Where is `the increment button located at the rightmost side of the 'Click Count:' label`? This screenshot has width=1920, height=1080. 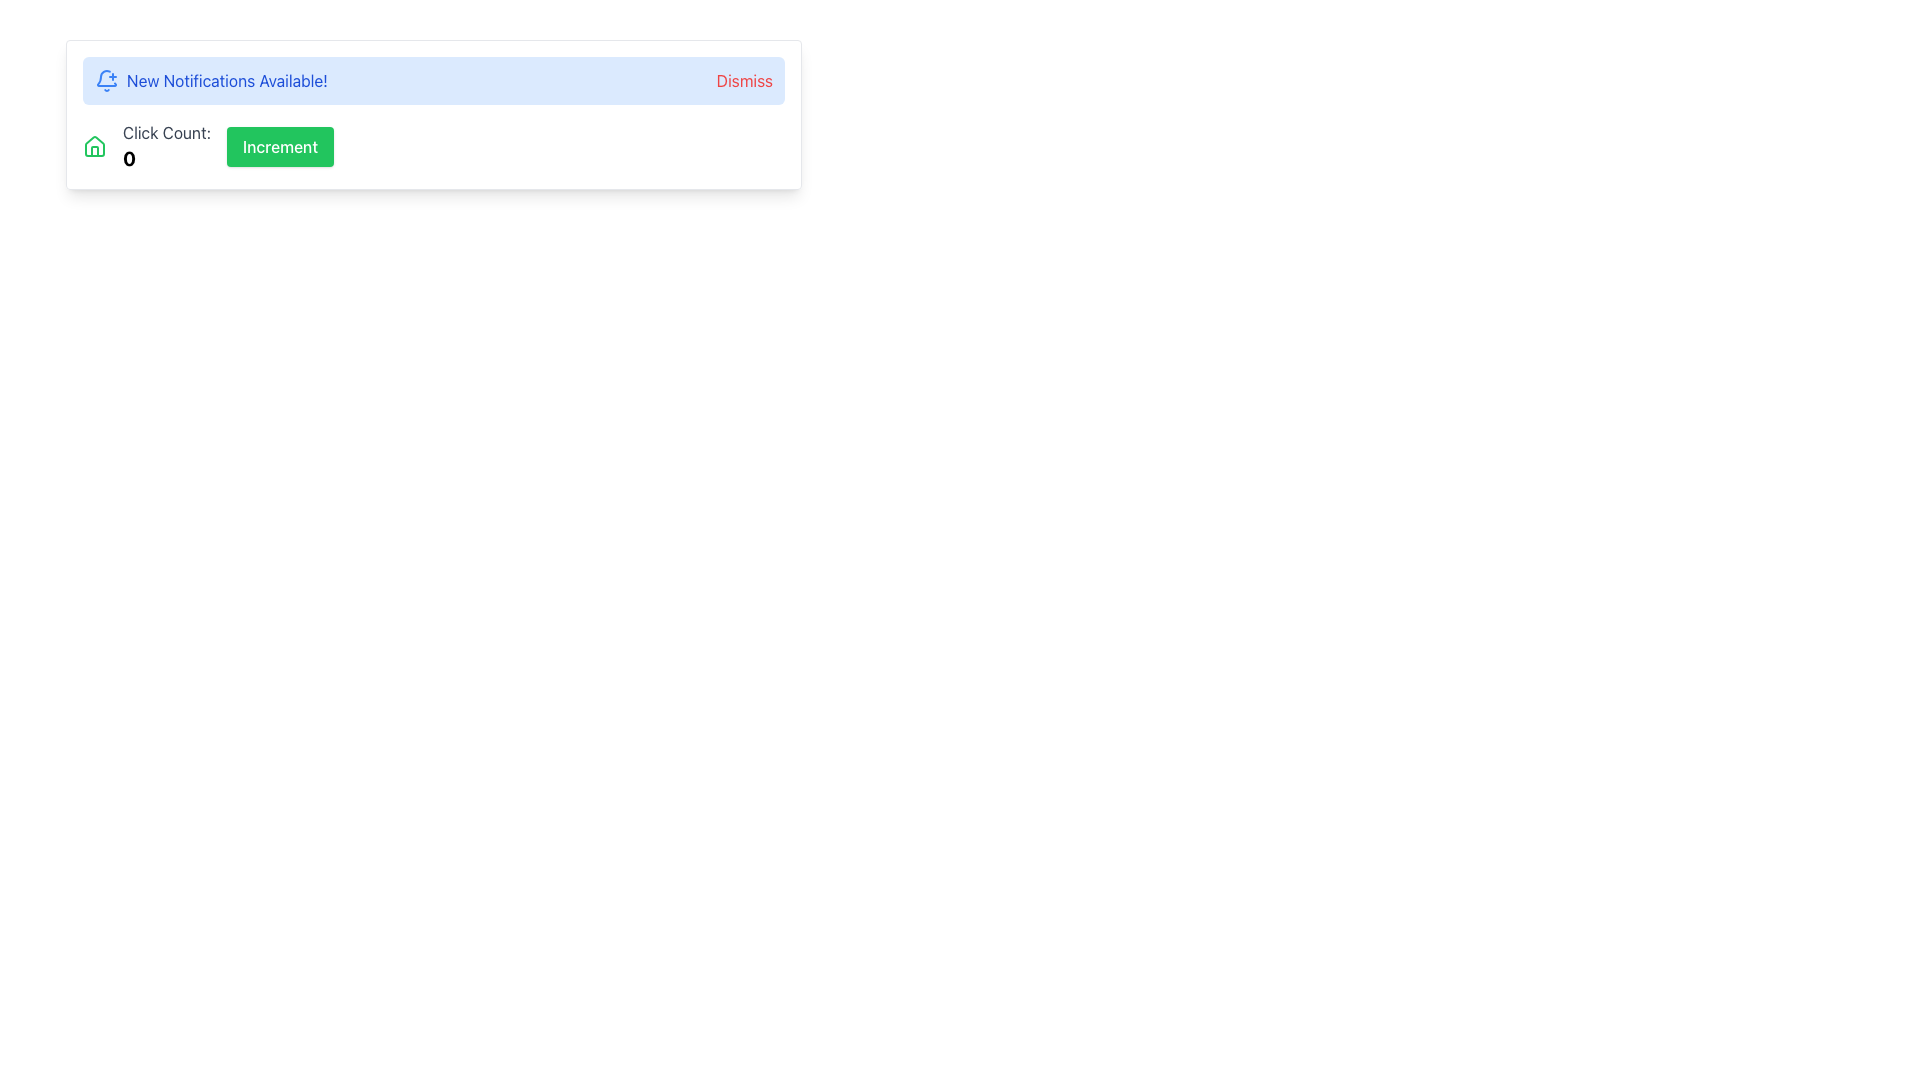
the increment button located at the rightmost side of the 'Click Count:' label is located at coordinates (279, 145).